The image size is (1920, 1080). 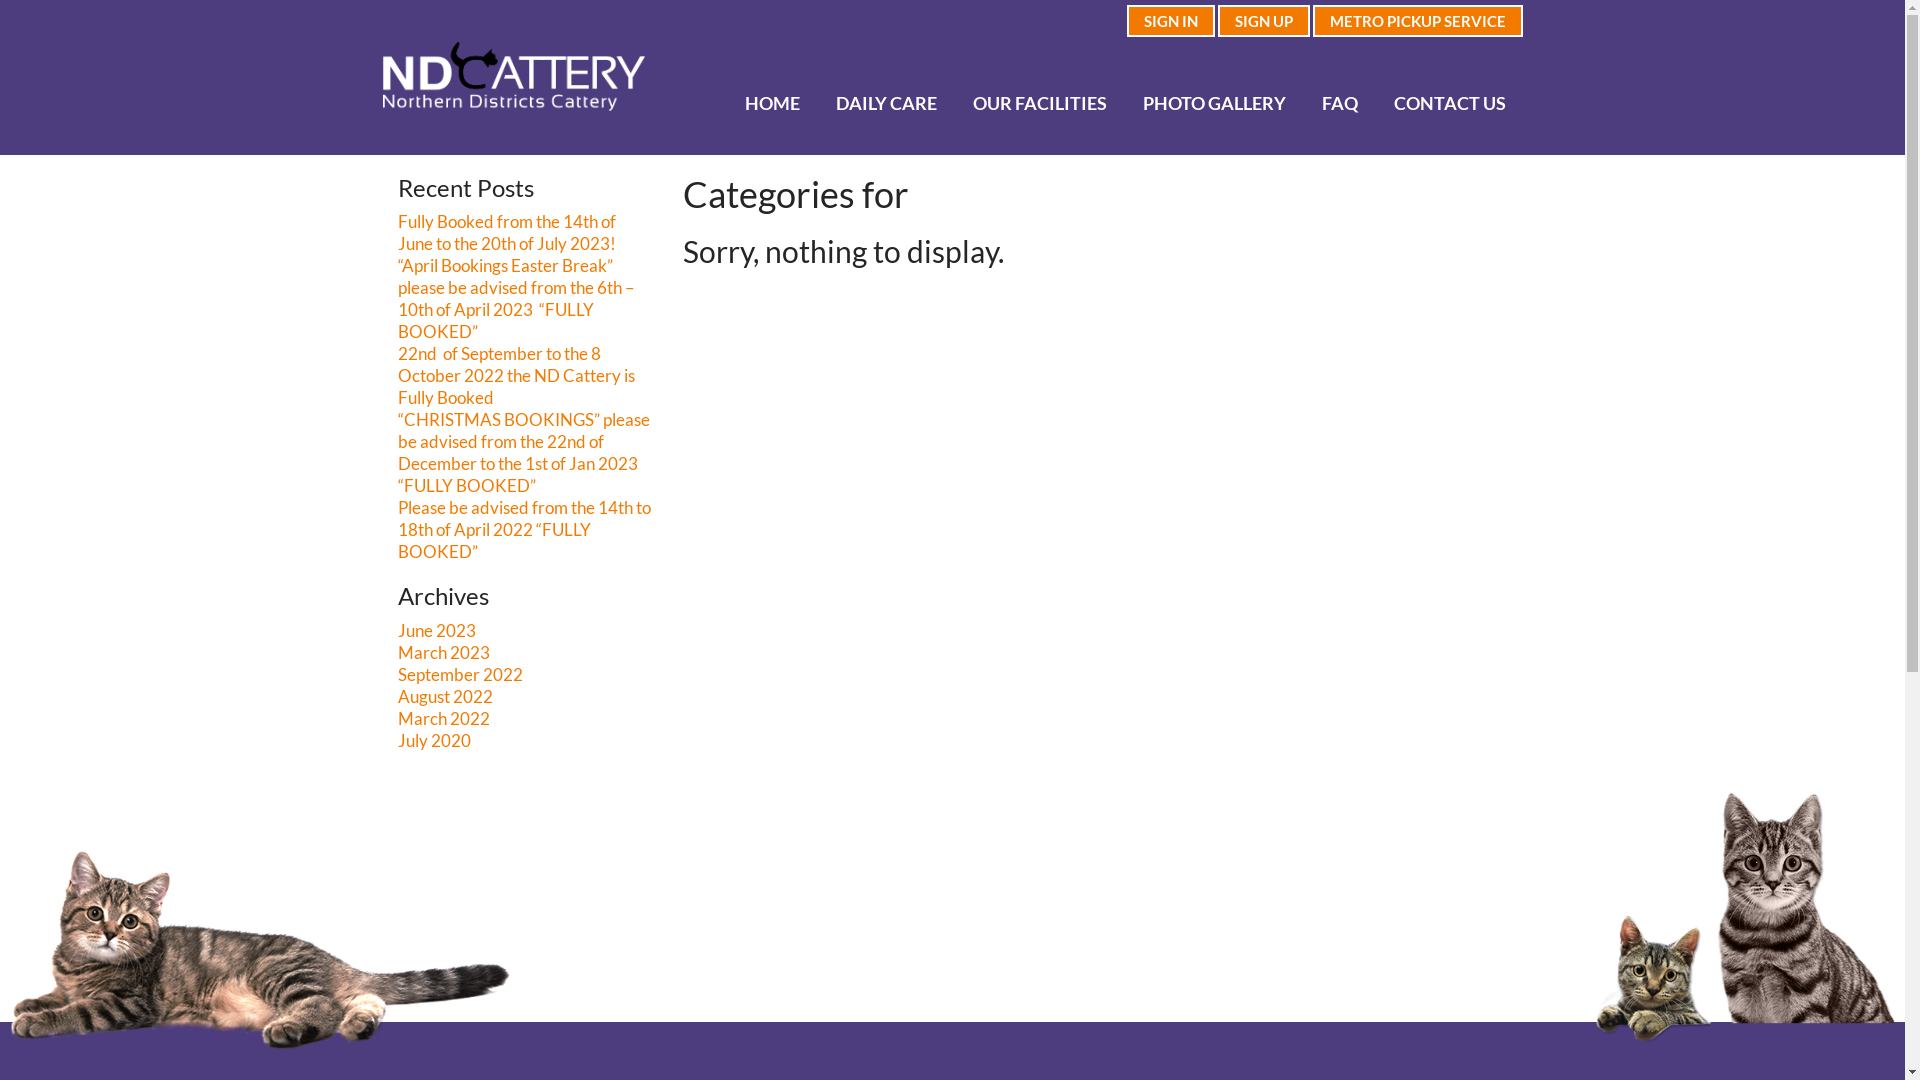 I want to click on 'OUR FACILITIES', so click(x=1039, y=102).